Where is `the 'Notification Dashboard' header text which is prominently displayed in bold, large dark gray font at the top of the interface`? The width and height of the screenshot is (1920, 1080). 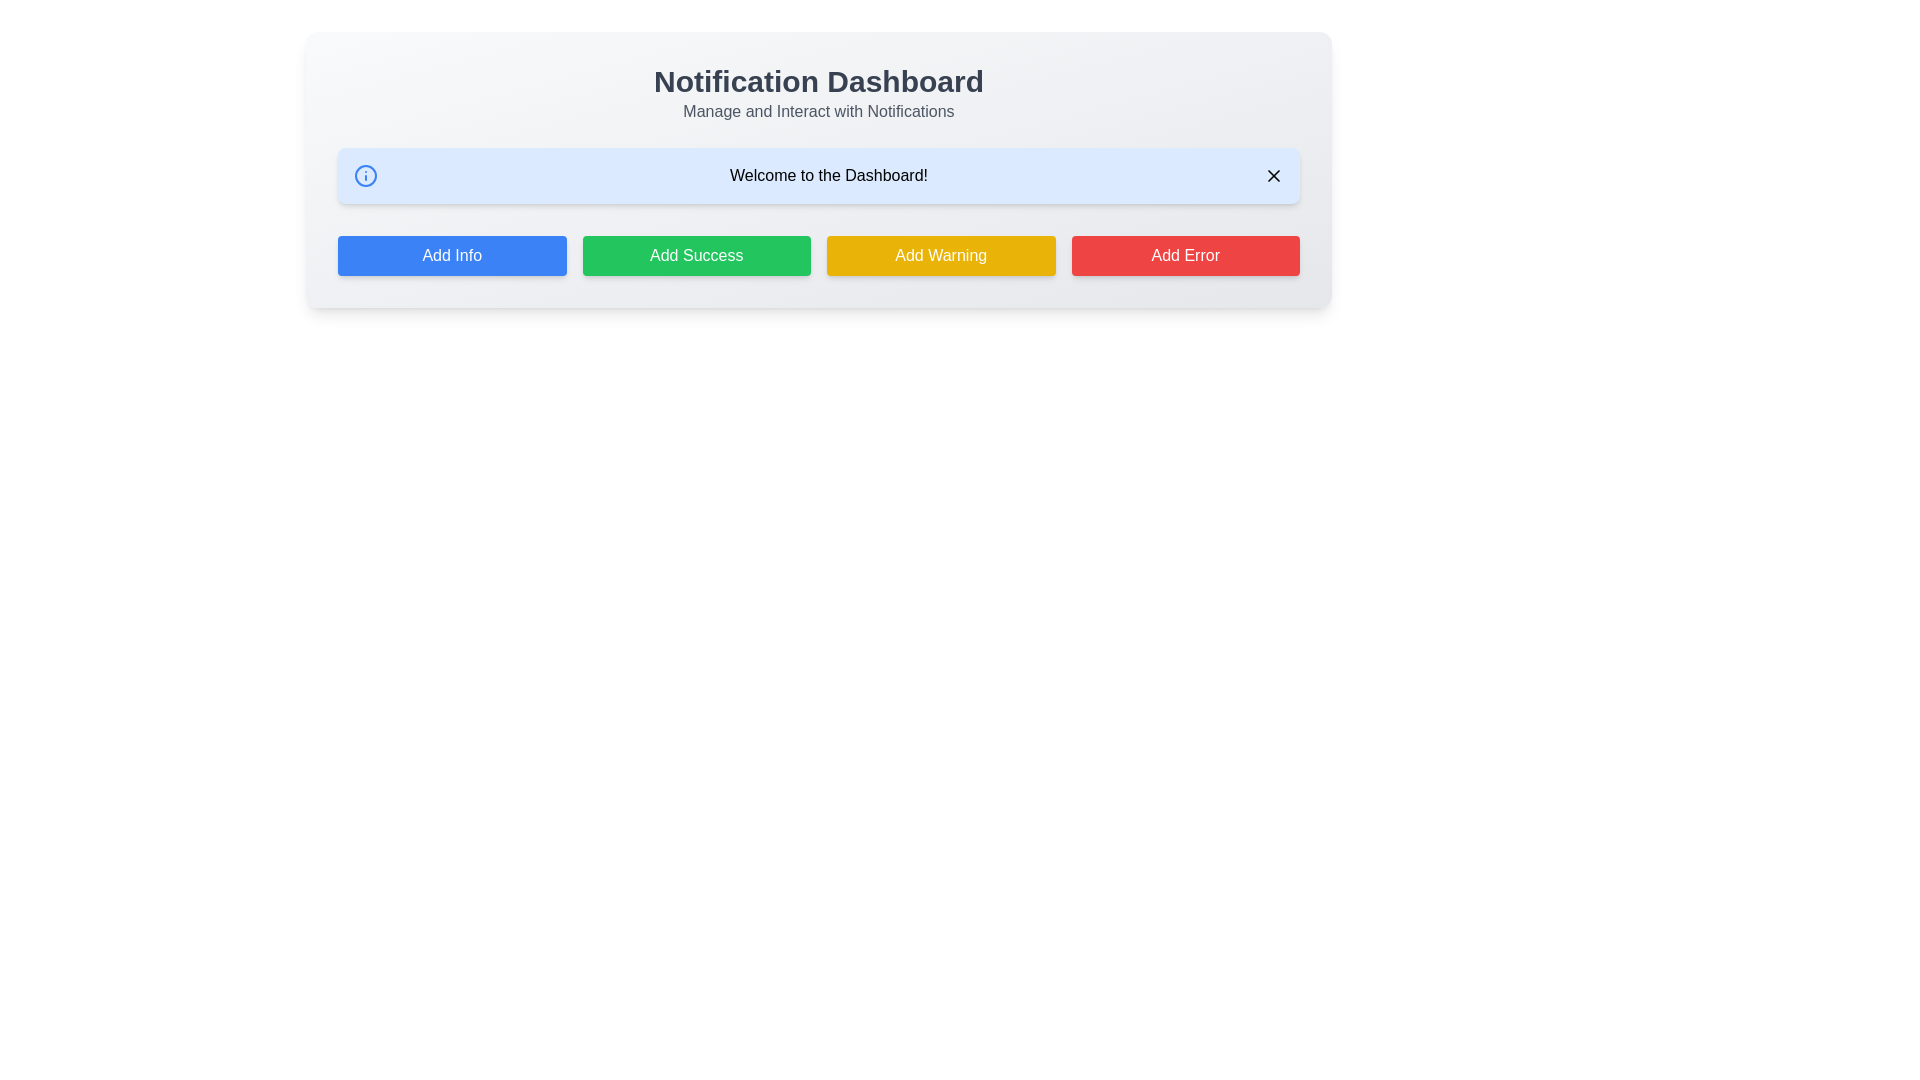
the 'Notification Dashboard' header text which is prominently displayed in bold, large dark gray font at the top of the interface is located at coordinates (819, 80).